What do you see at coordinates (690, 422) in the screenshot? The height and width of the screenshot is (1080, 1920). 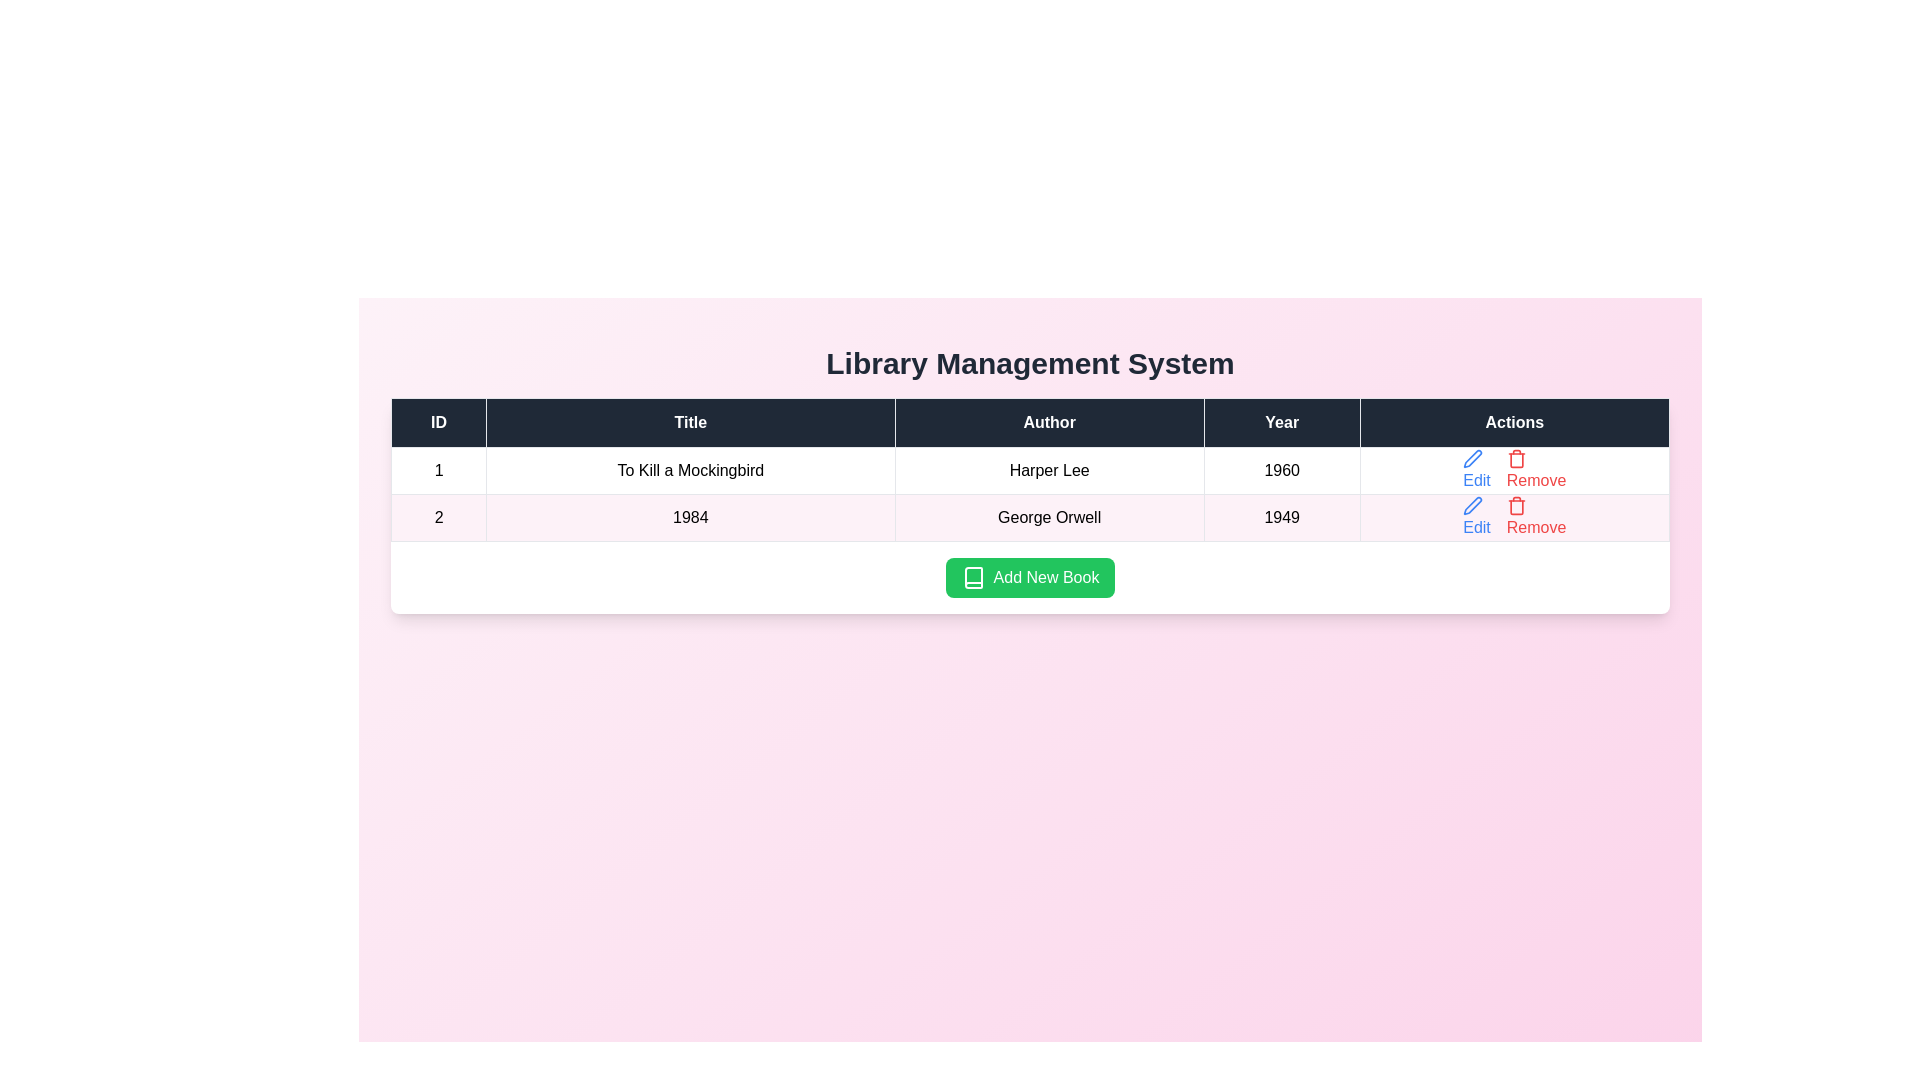 I see `label 'Title' in the second header cell of the table, which has a dark background and light-colored text` at bounding box center [690, 422].